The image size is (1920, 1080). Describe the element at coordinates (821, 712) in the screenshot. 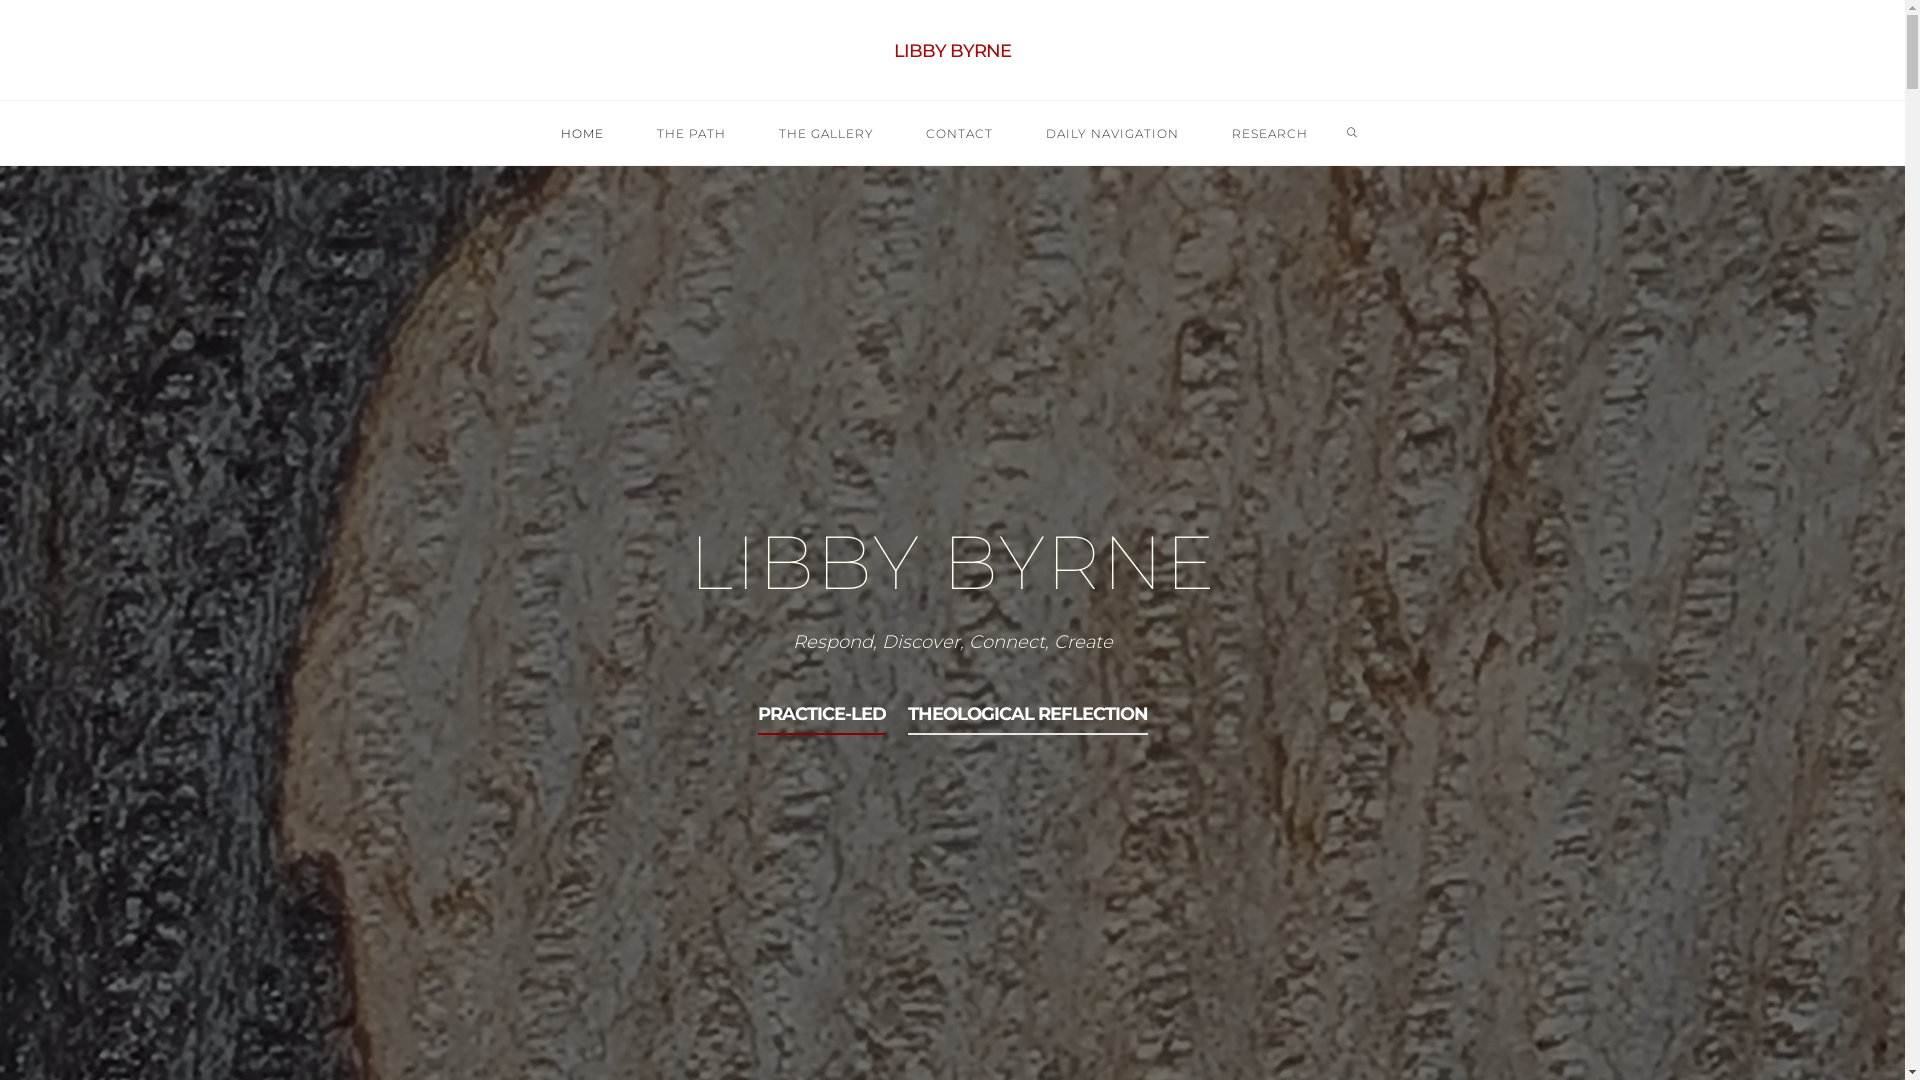

I see `'PRACTICE-LED'` at that location.